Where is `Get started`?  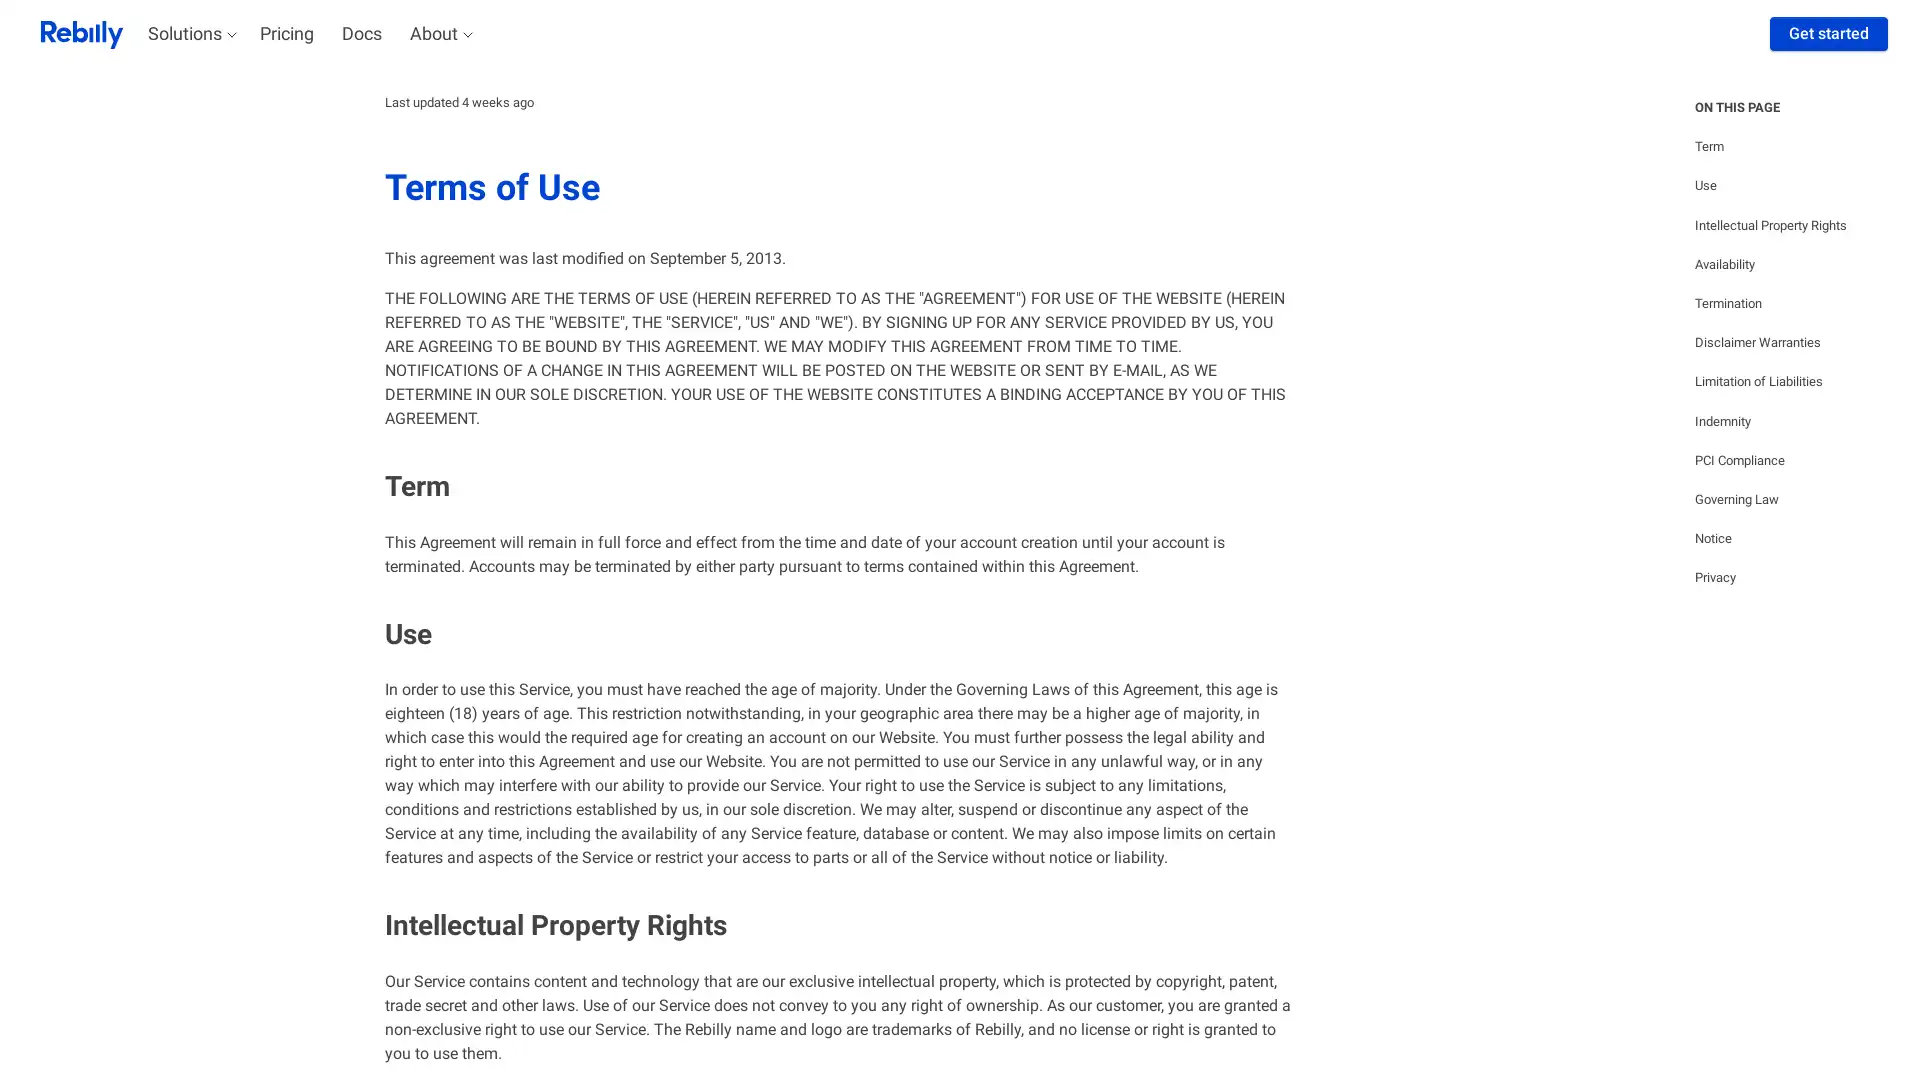
Get started is located at coordinates (1828, 34).